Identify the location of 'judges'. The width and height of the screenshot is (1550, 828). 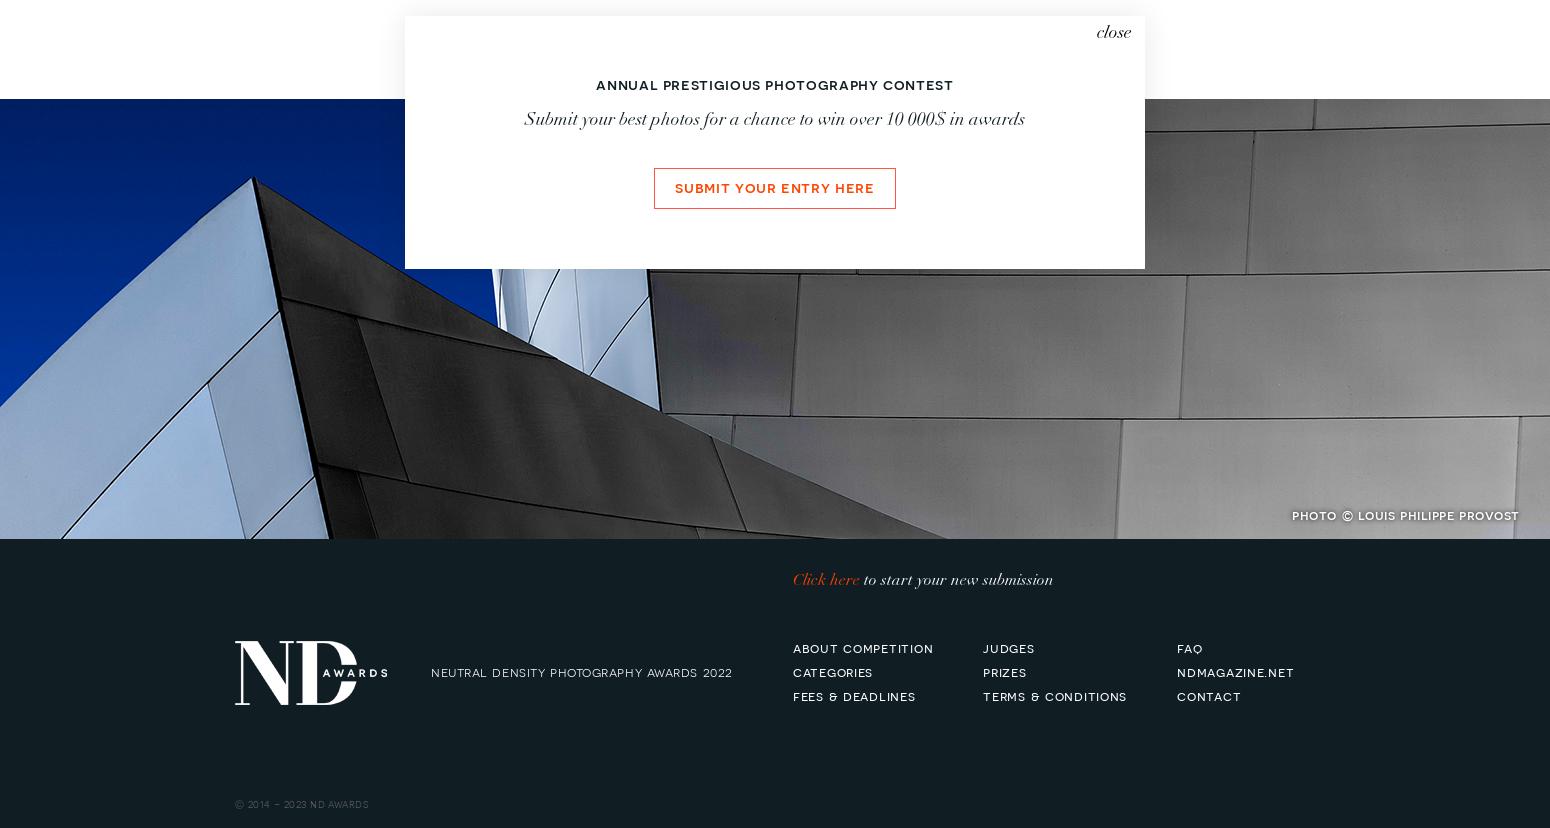
(982, 646).